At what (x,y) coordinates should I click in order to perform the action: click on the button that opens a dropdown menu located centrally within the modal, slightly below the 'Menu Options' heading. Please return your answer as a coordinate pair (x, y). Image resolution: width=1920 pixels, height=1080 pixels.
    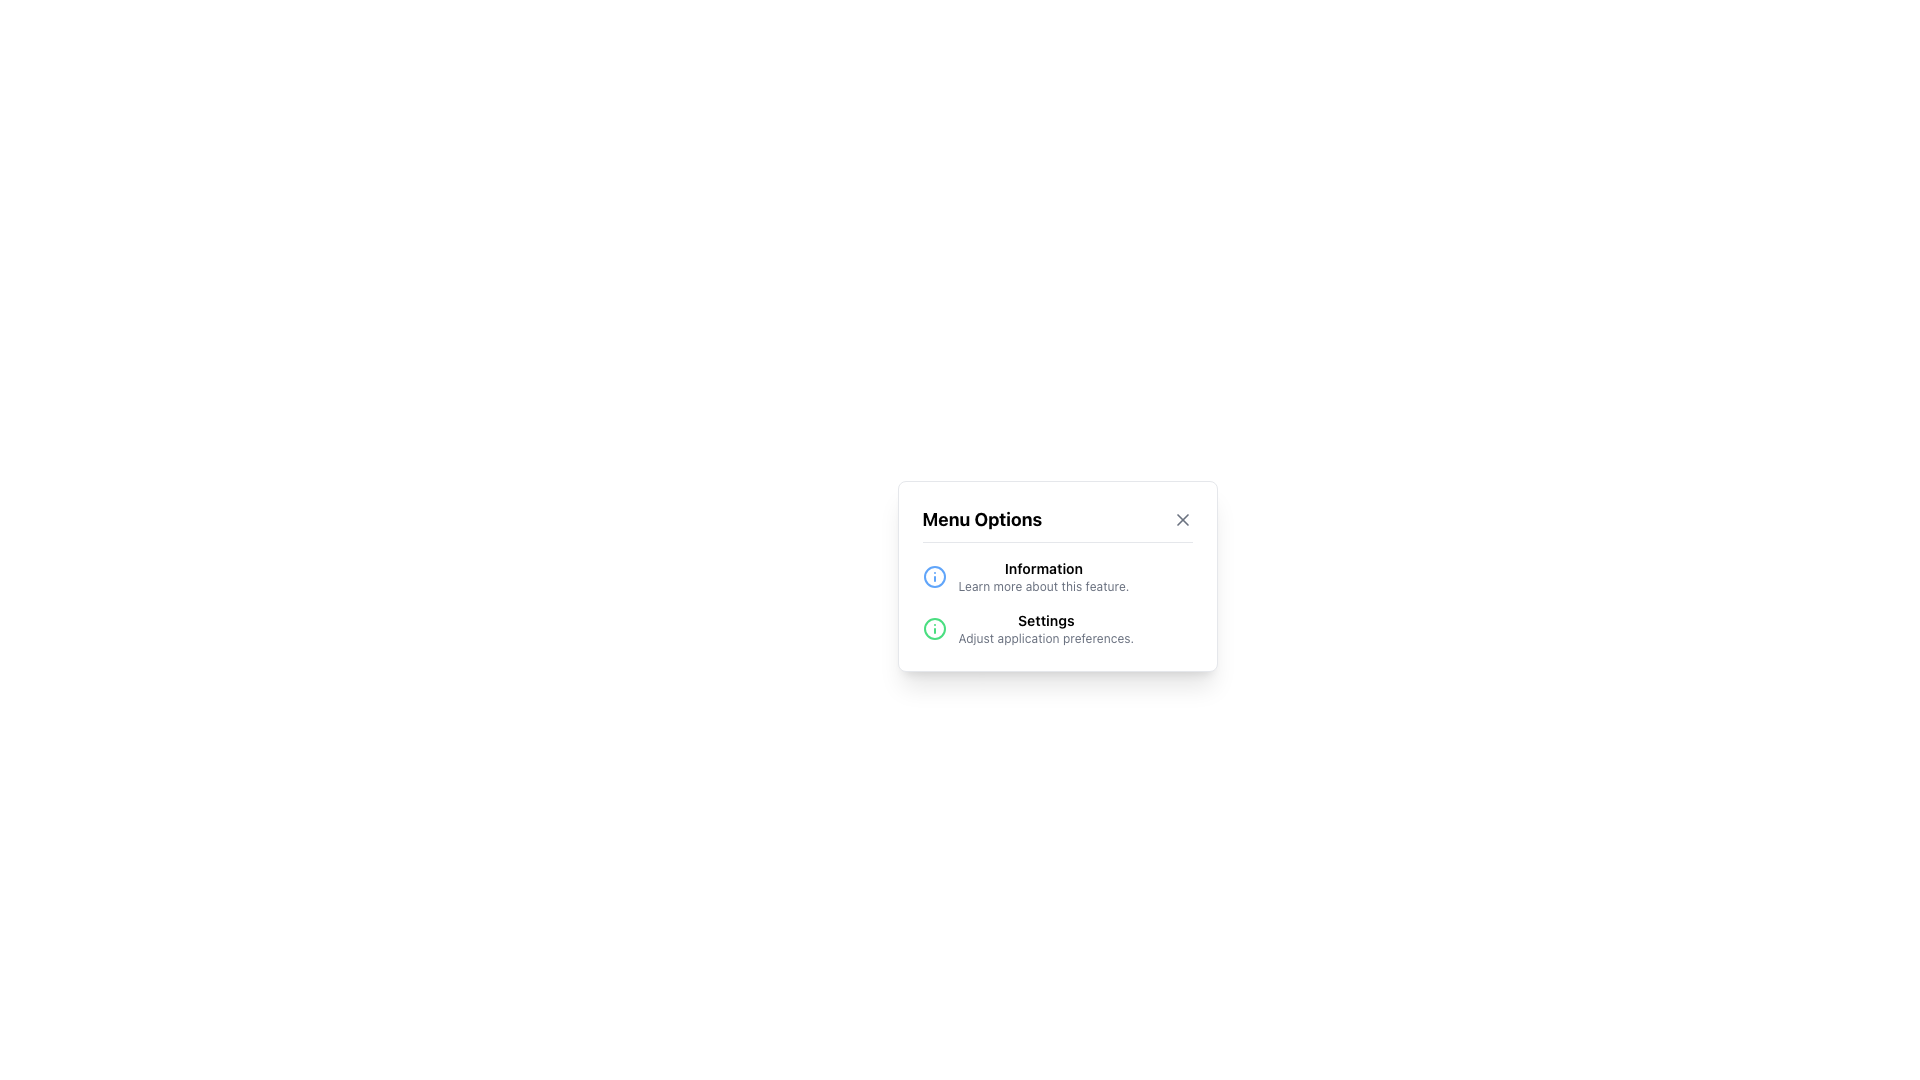
    Looking at the image, I should click on (1056, 567).